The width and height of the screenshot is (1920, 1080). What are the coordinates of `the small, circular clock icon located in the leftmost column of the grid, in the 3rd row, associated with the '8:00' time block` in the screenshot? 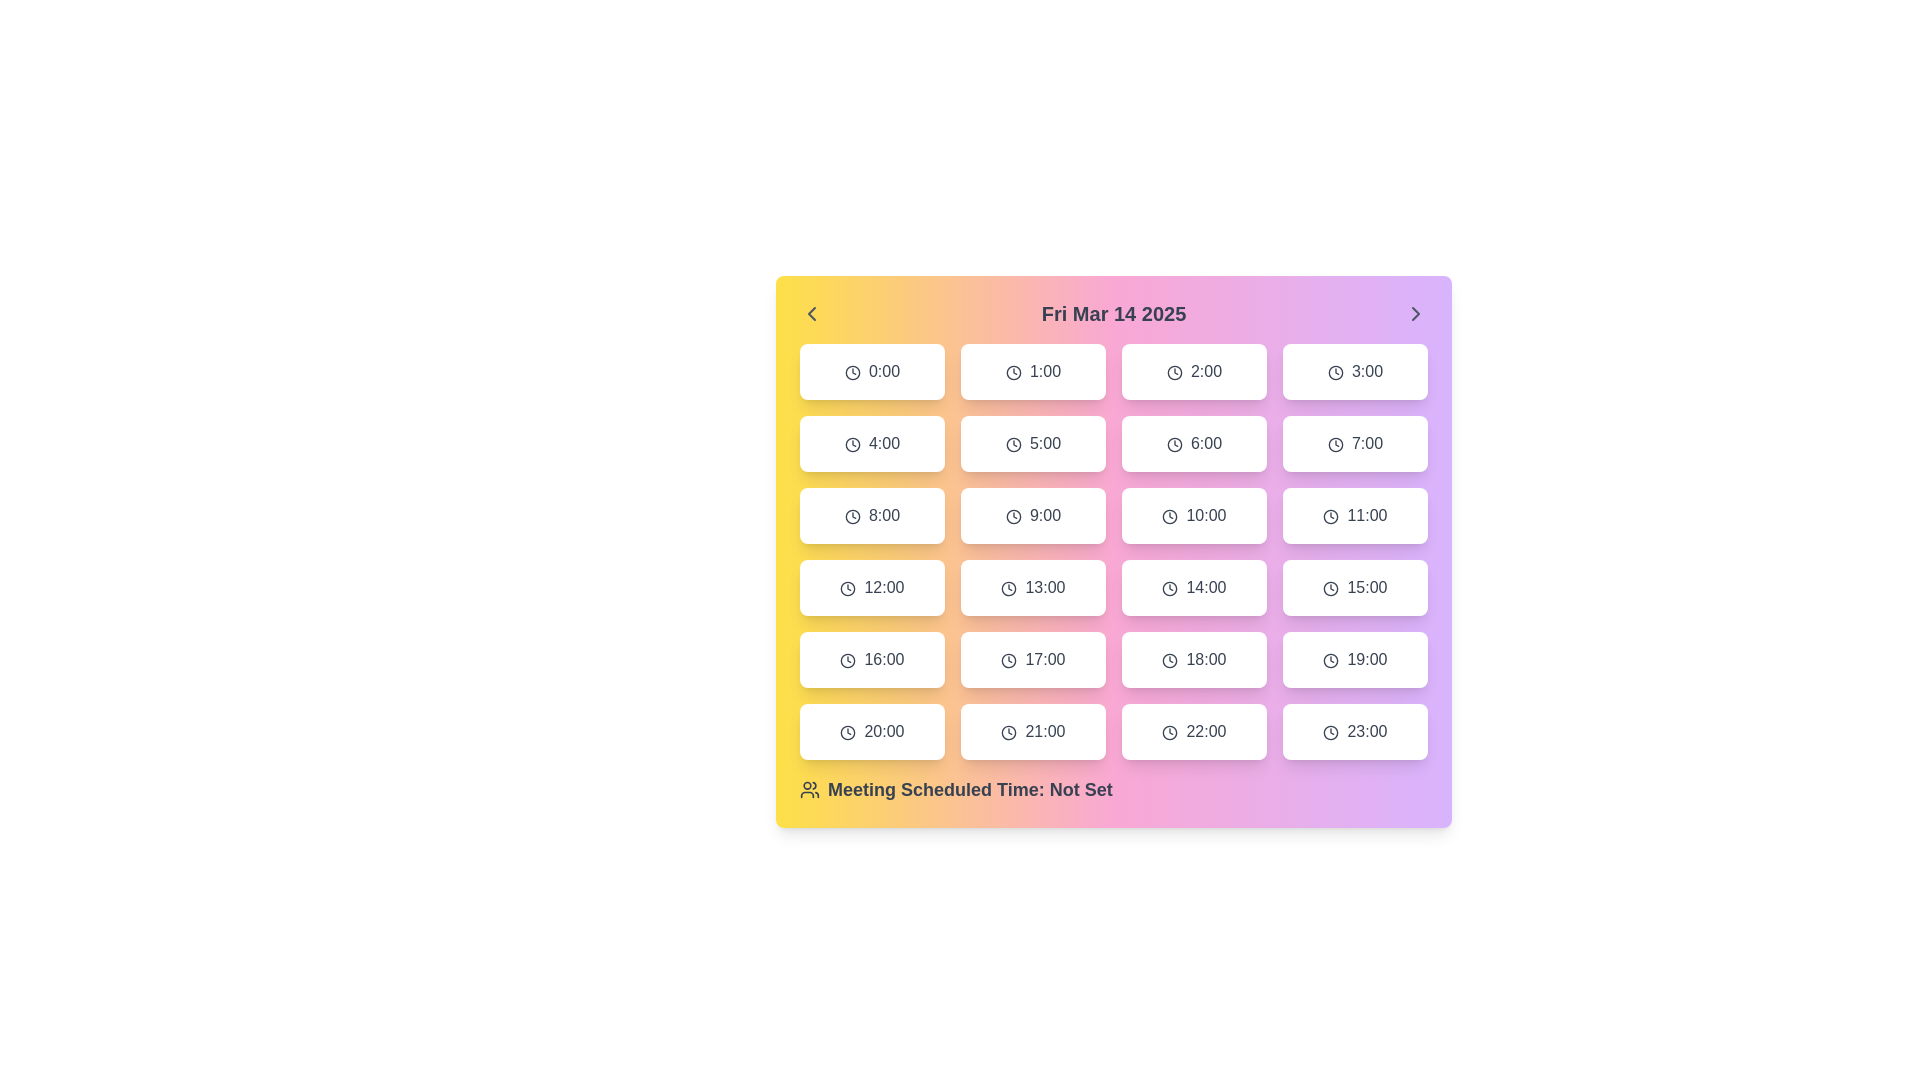 It's located at (852, 515).